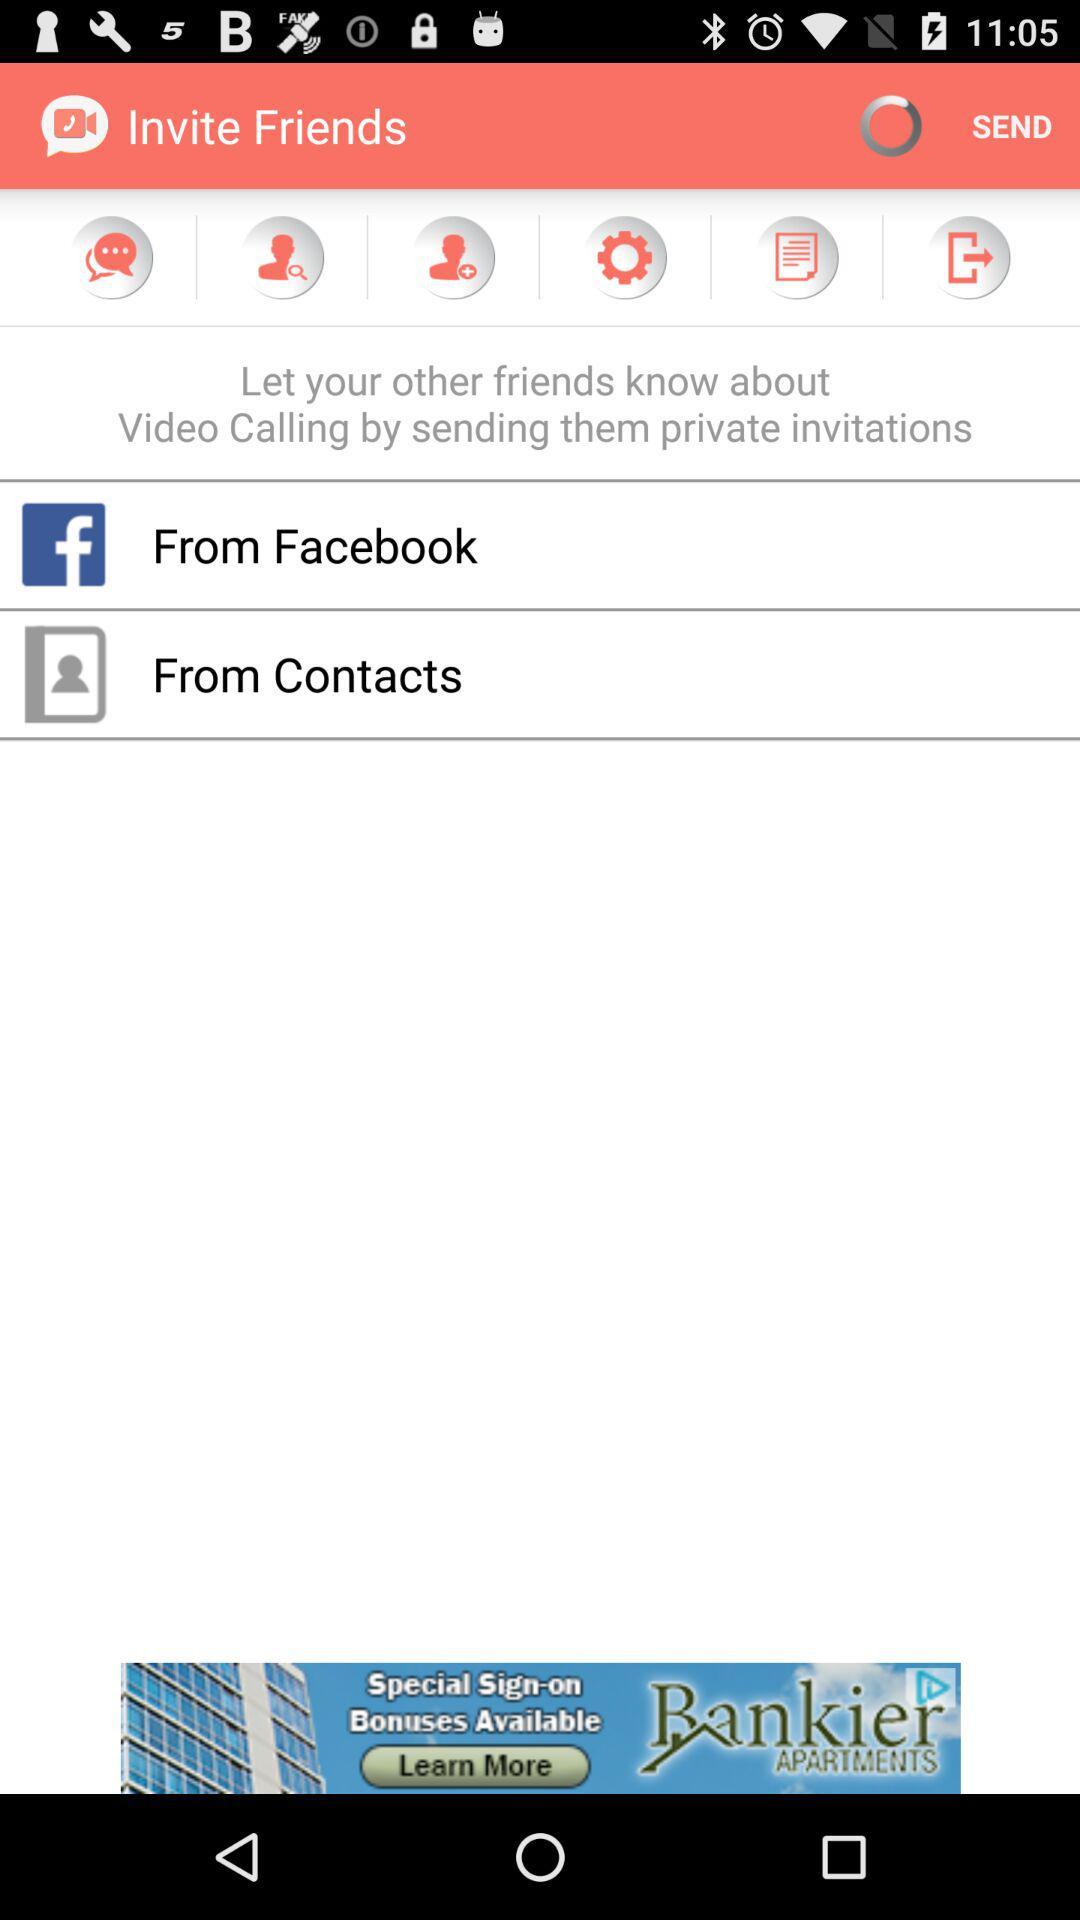 This screenshot has height=1920, width=1080. I want to click on find friends, so click(281, 256).